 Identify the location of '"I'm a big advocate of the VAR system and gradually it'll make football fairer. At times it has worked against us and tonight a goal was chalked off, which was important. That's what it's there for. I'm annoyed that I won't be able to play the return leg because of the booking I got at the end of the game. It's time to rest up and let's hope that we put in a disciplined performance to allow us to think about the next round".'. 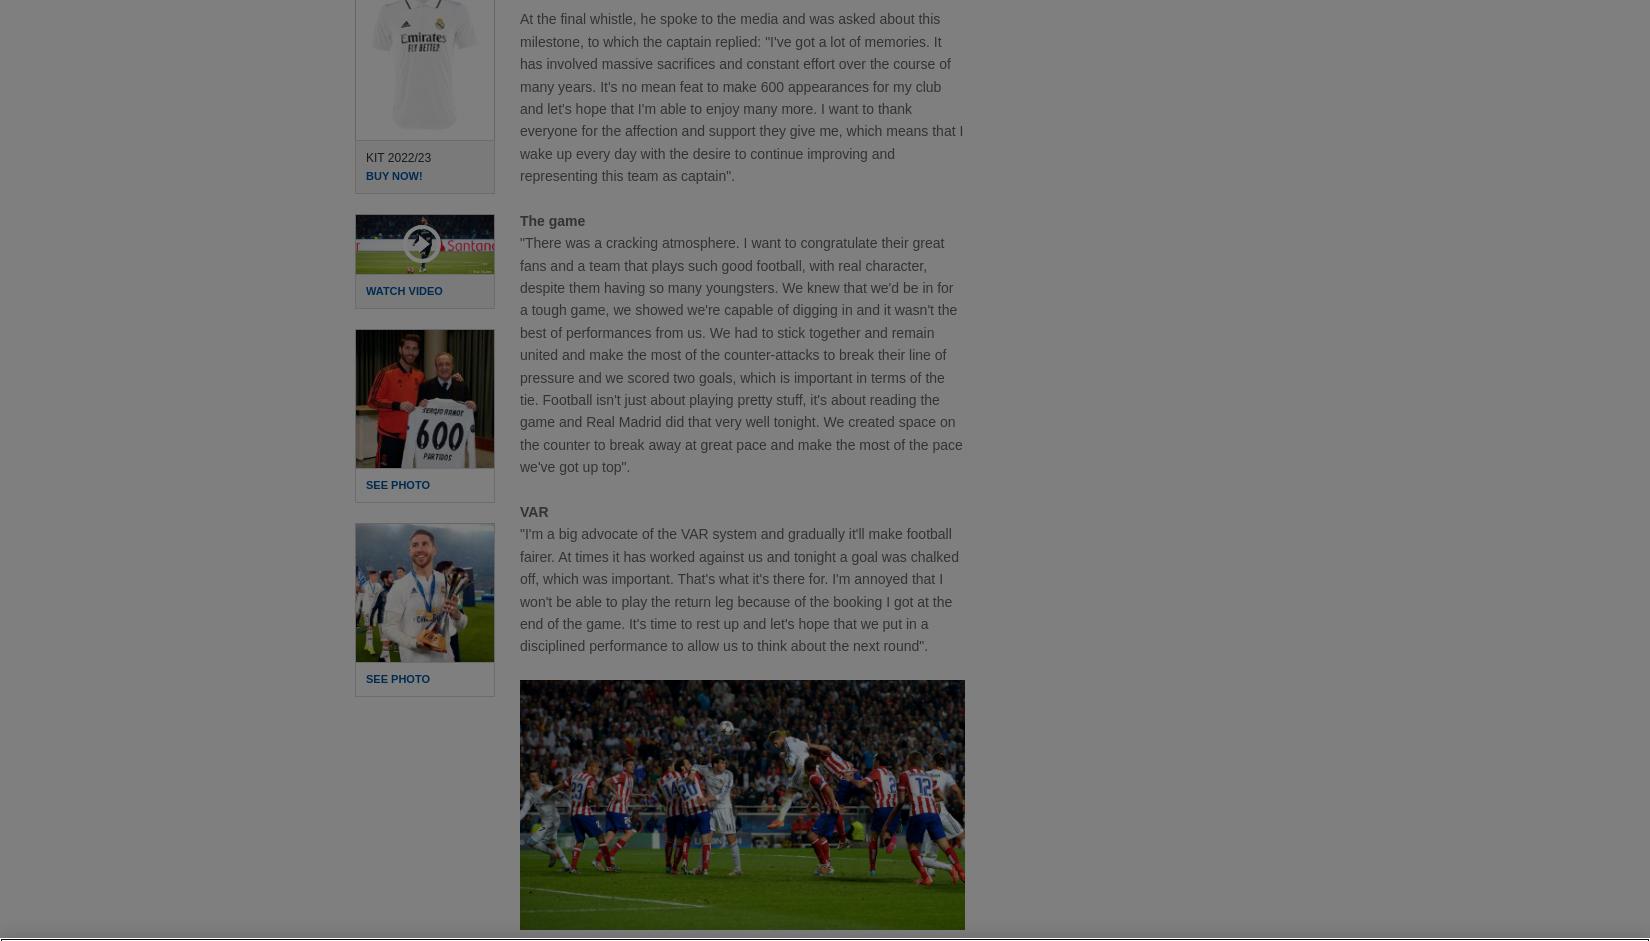
(738, 589).